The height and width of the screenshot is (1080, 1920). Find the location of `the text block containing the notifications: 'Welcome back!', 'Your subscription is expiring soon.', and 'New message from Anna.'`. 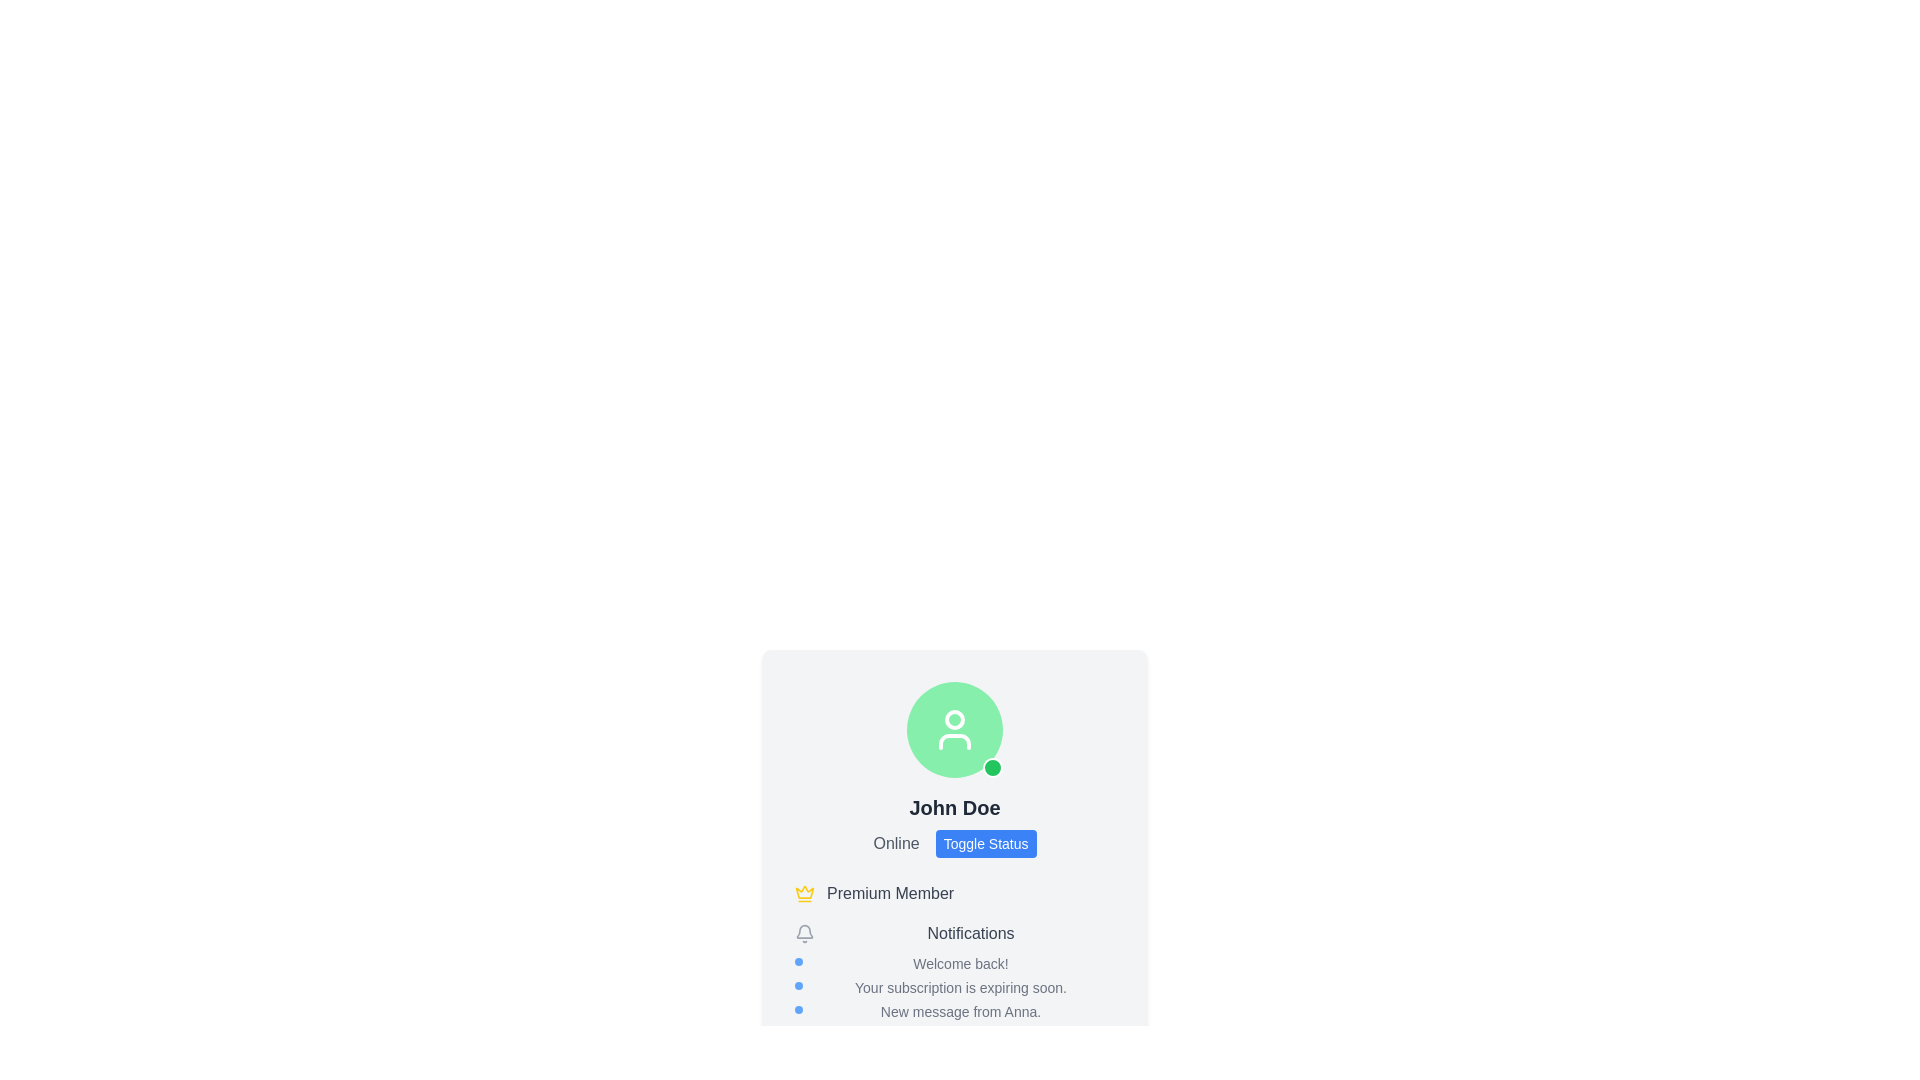

the text block containing the notifications: 'Welcome back!', 'Your subscription is expiring soon.', and 'New message from Anna.' is located at coordinates (954, 986).